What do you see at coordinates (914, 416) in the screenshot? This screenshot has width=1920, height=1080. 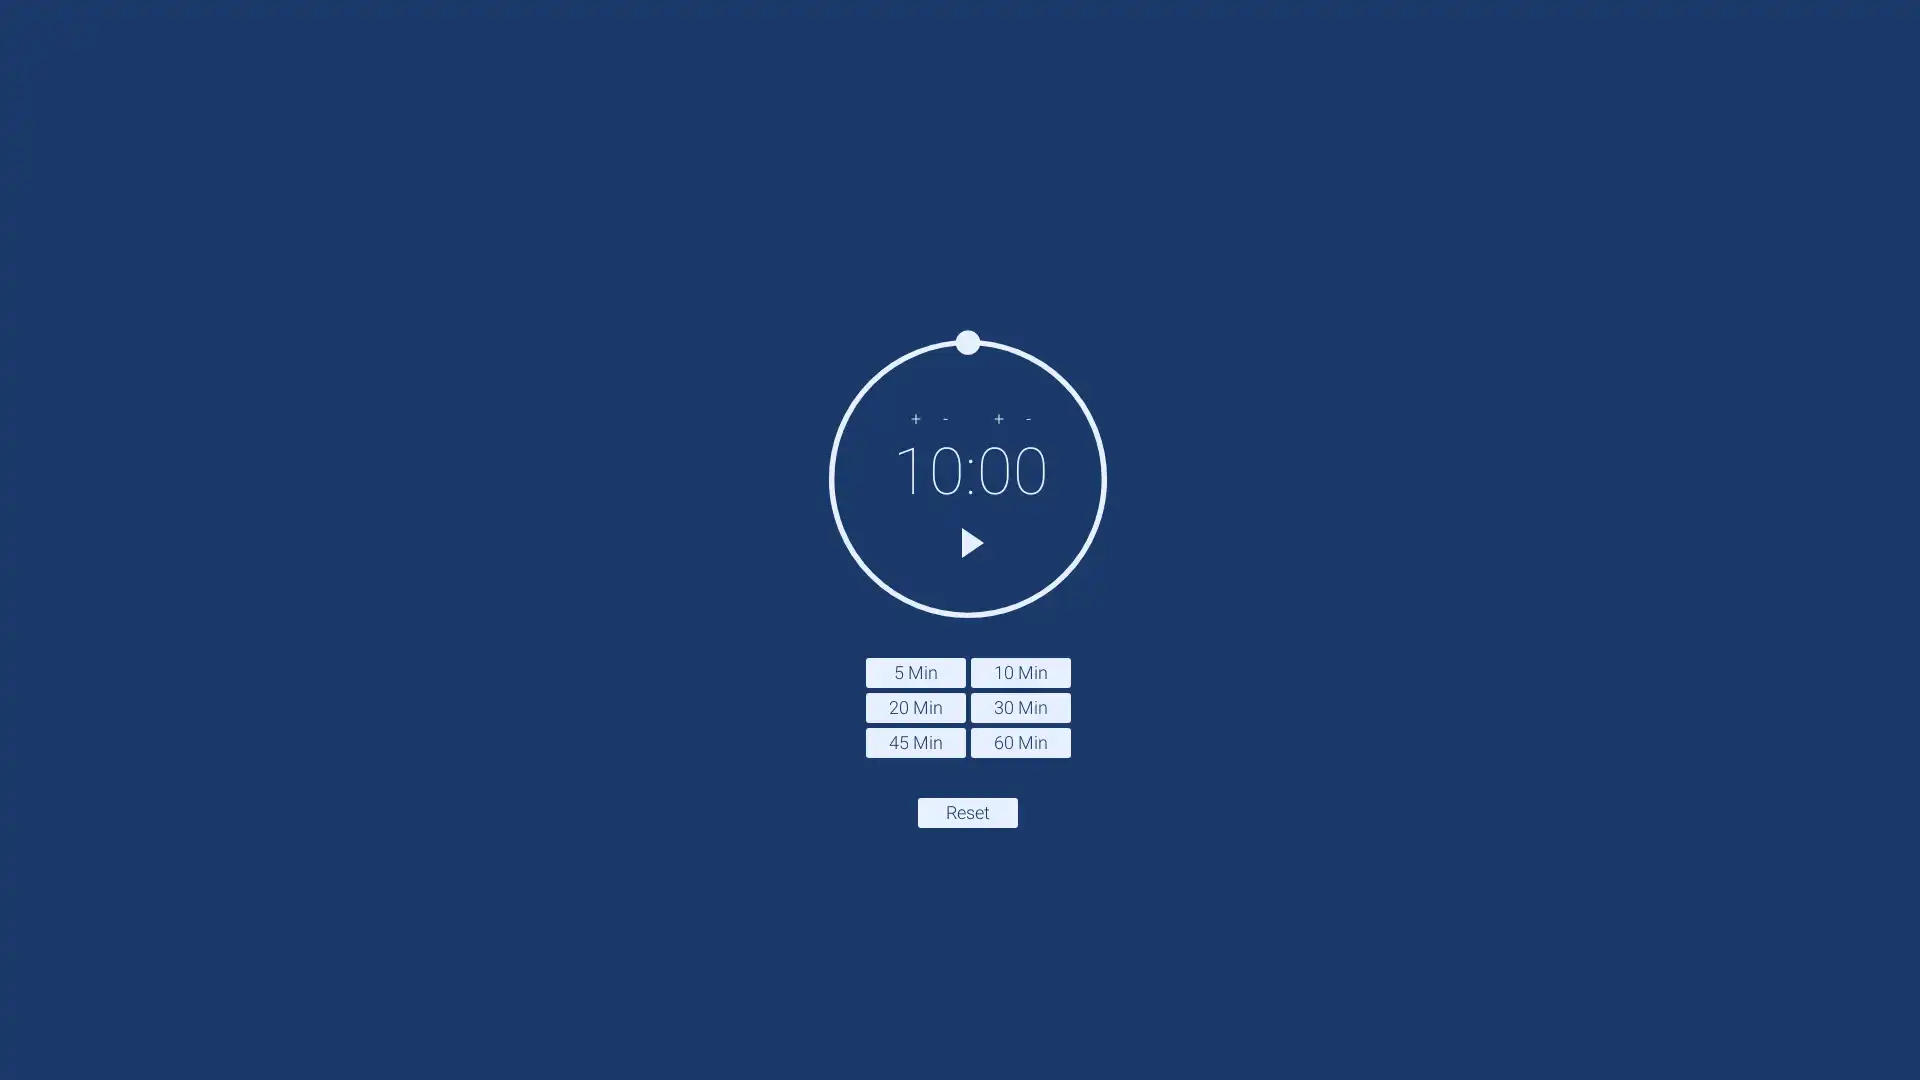 I see `+` at bounding box center [914, 416].